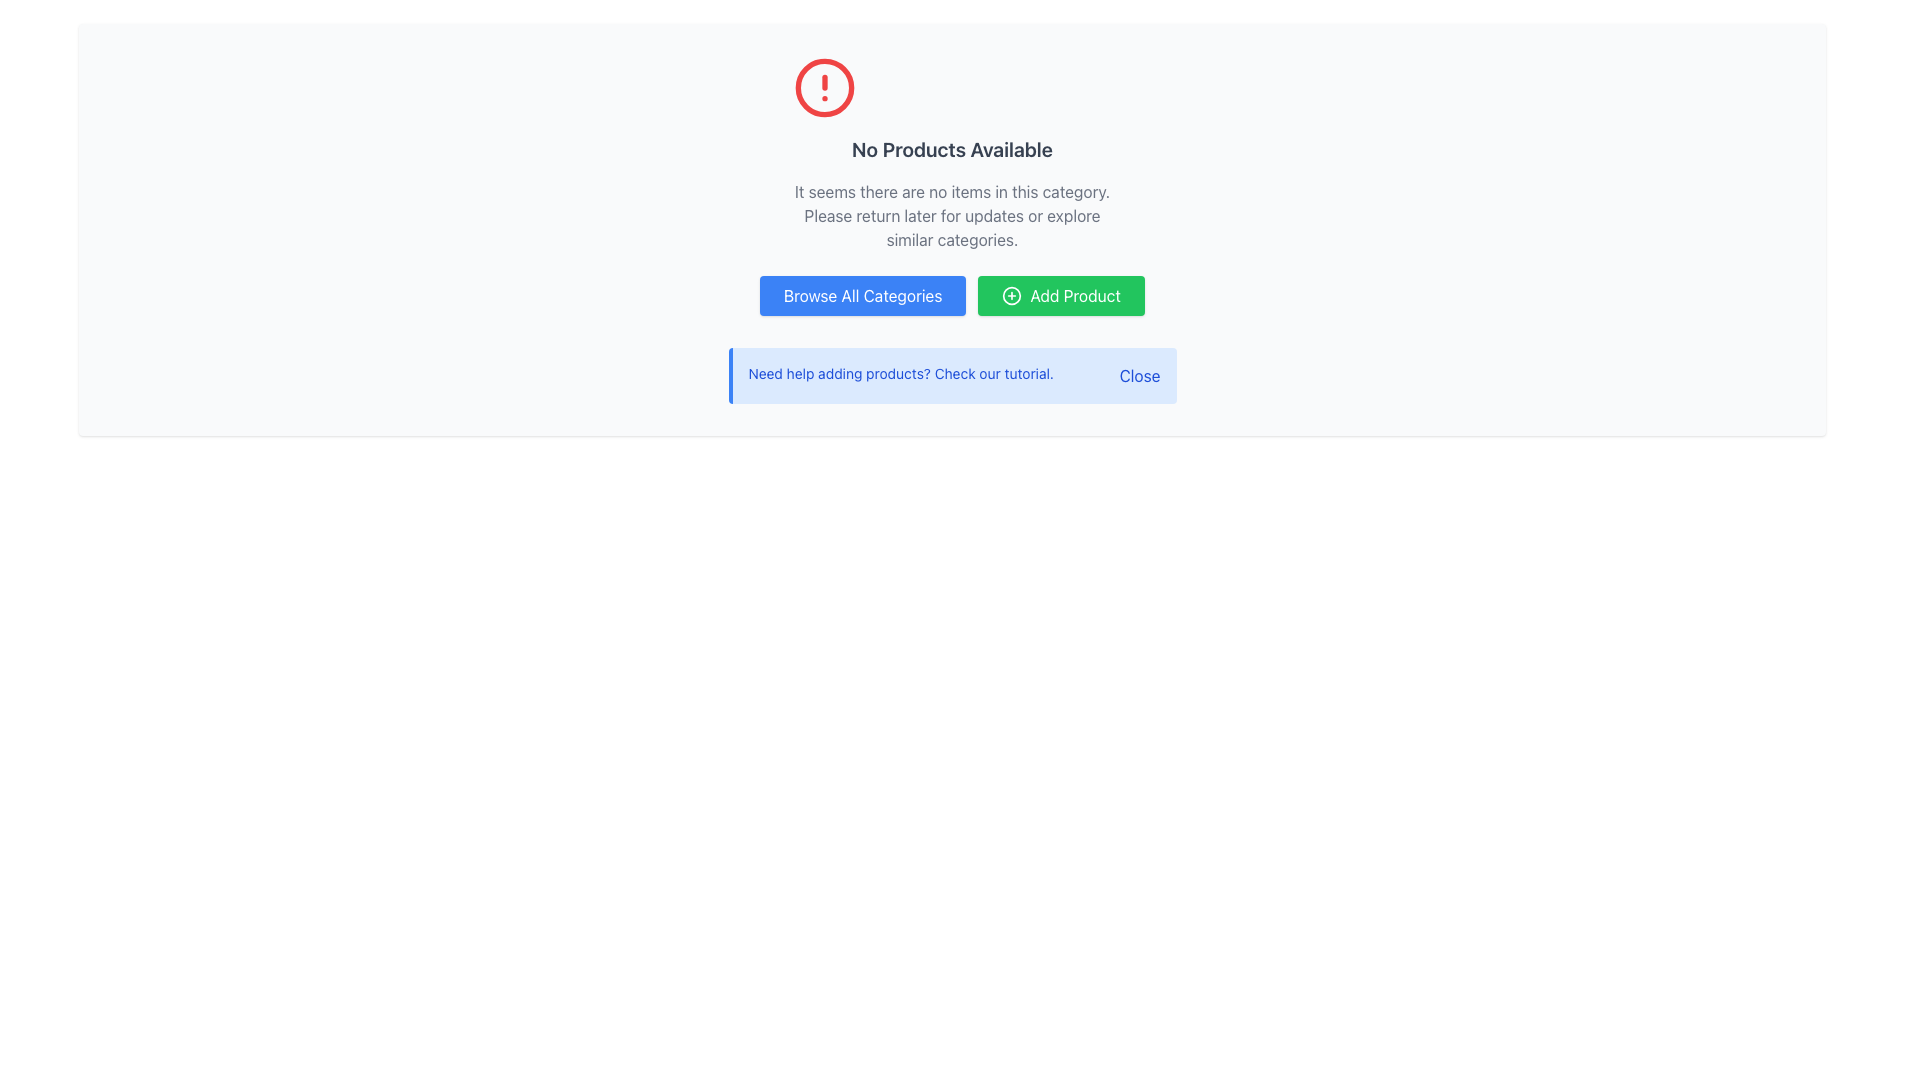 This screenshot has height=1080, width=1920. Describe the element at coordinates (953, 375) in the screenshot. I see `the 'Check our tutorial' text on the Informational banner to access the tutorial page` at that location.